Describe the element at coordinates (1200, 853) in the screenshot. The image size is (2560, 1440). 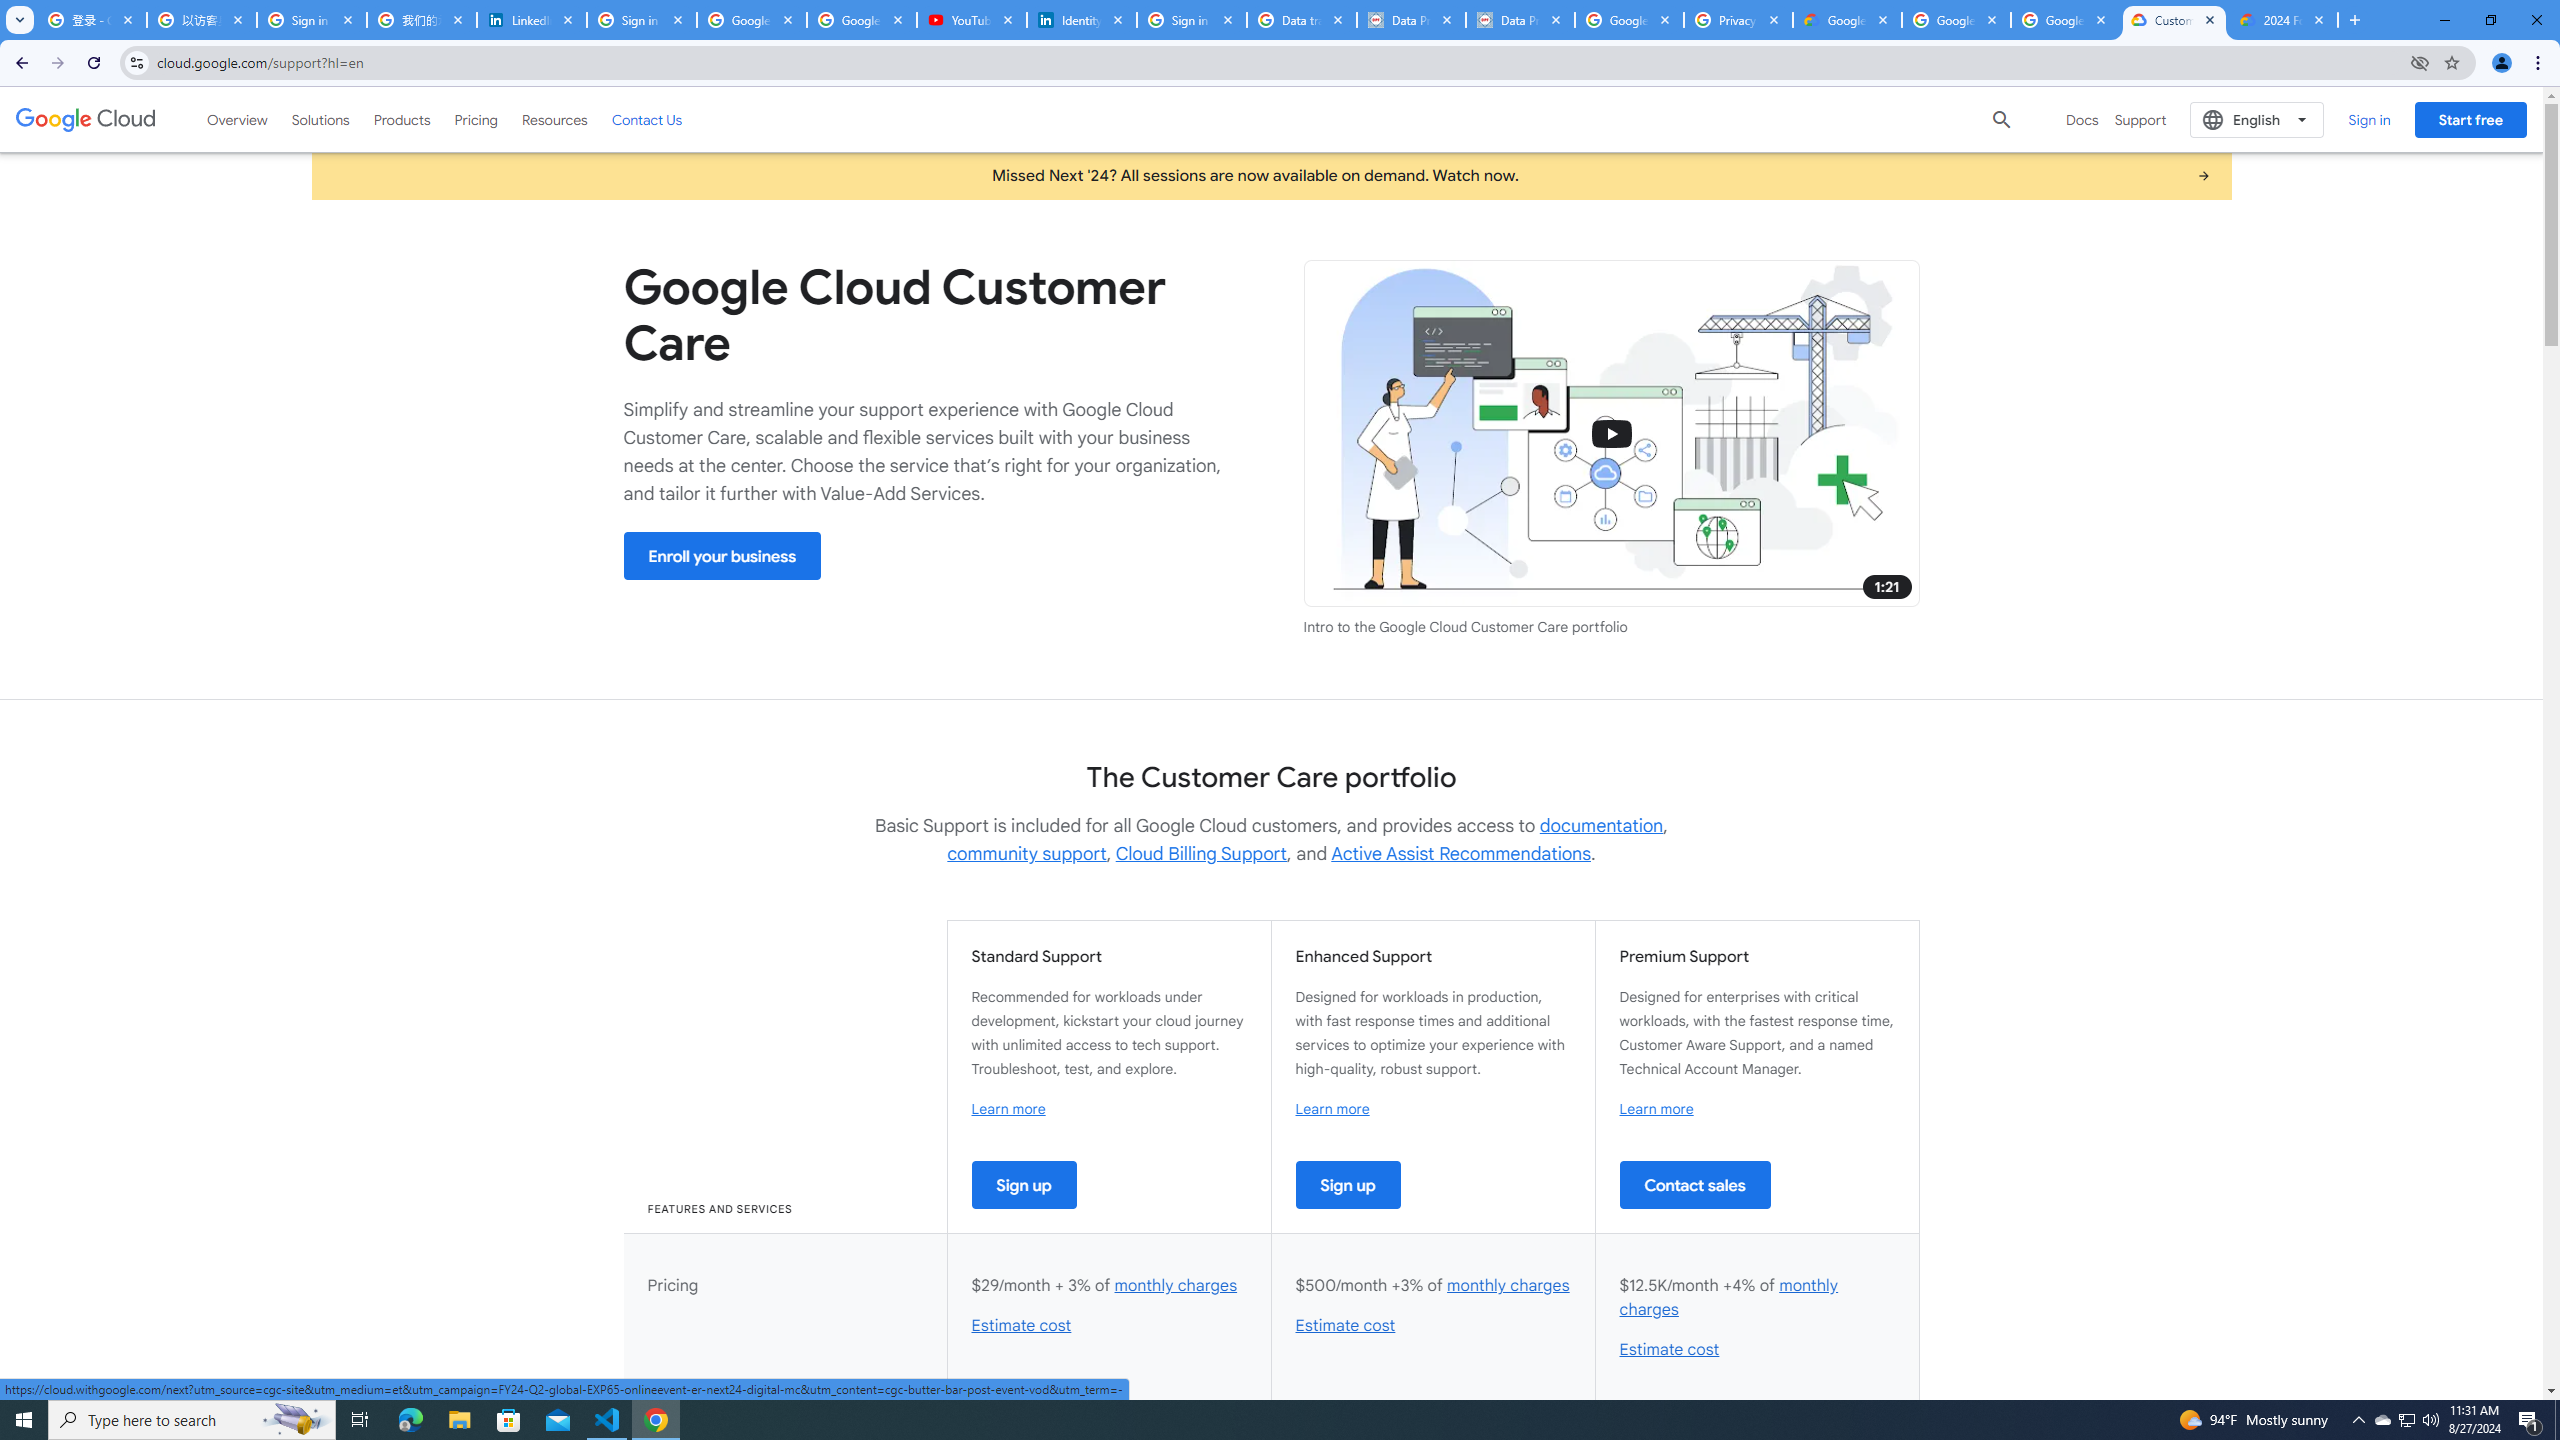
I see `'Cloud Billing Support'` at that location.